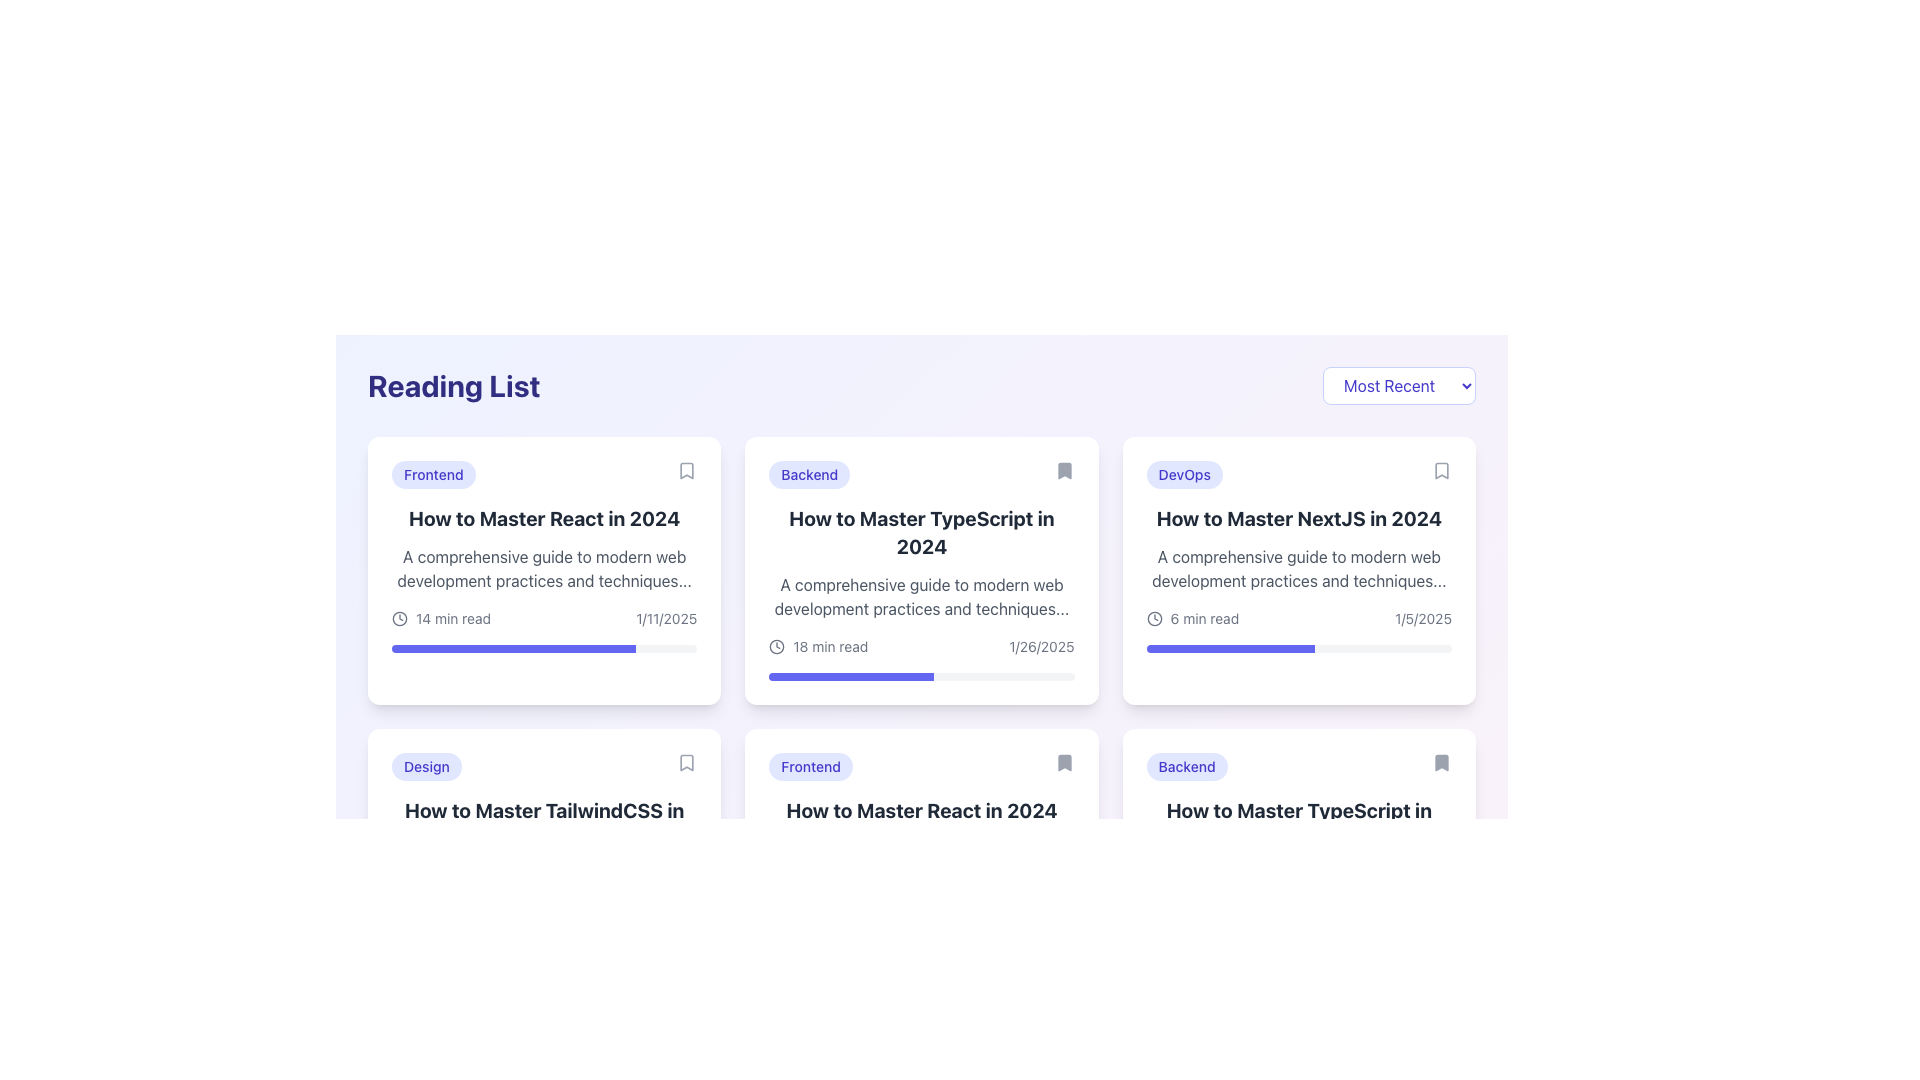 This screenshot has width=1920, height=1080. Describe the element at coordinates (687, 763) in the screenshot. I see `the bookmark icon located in the top-right corner of the first card in the second row of the Reading List` at that location.